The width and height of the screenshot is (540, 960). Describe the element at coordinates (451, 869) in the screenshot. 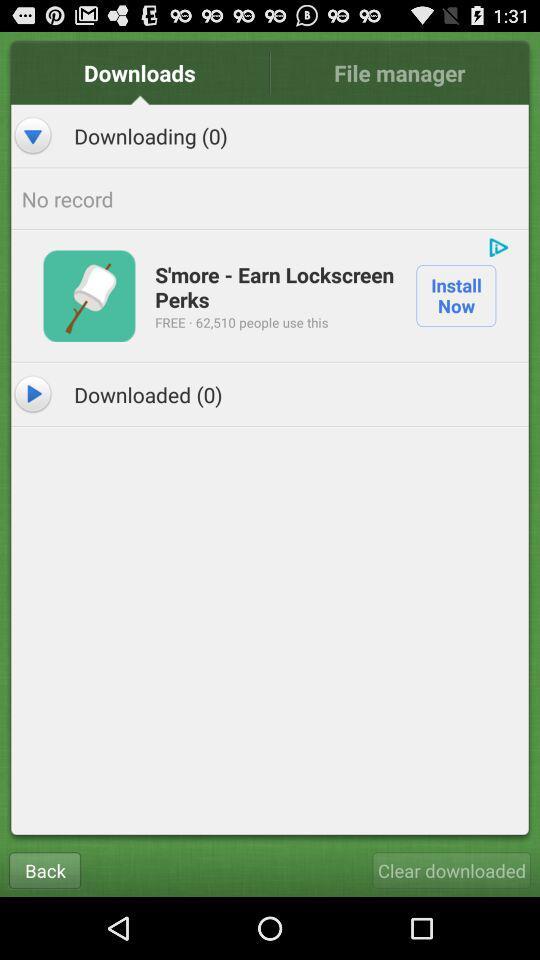

I see `the item next to back` at that location.